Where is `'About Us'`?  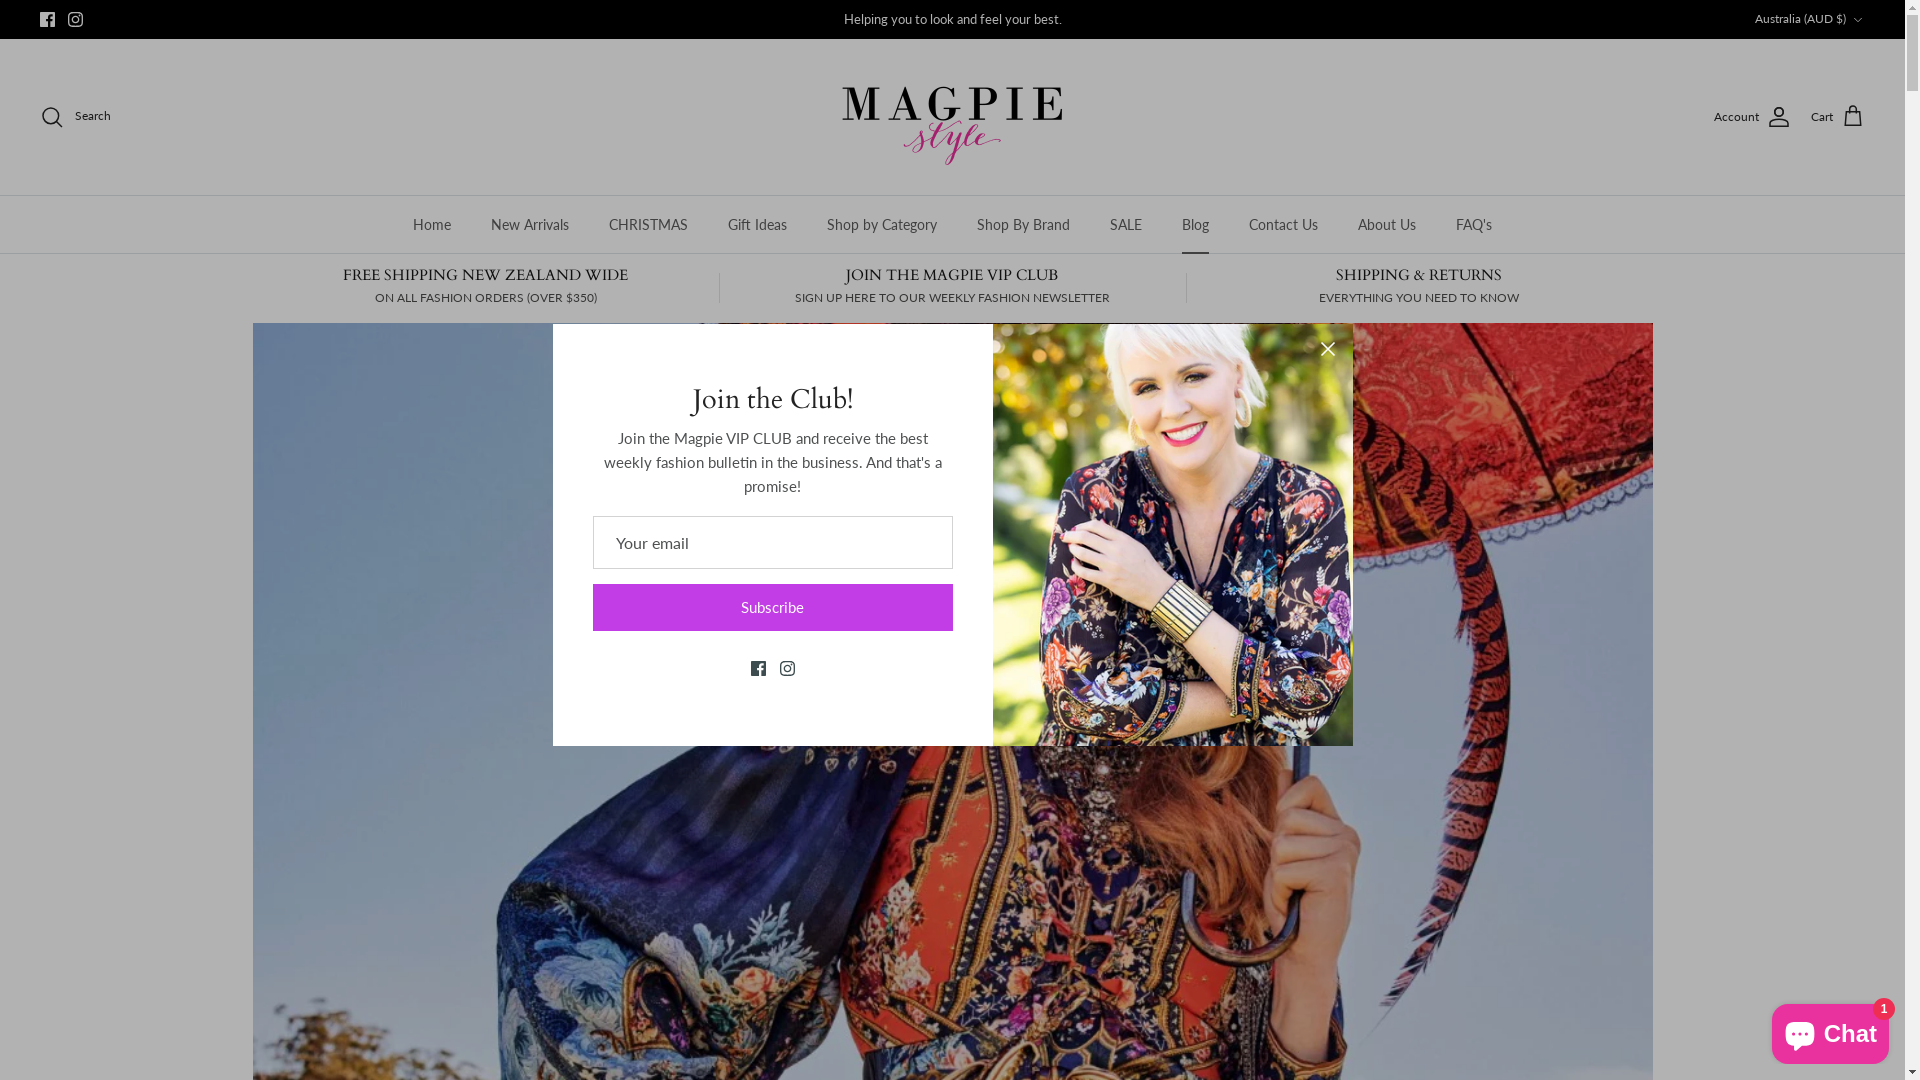
'About Us' is located at coordinates (1386, 224).